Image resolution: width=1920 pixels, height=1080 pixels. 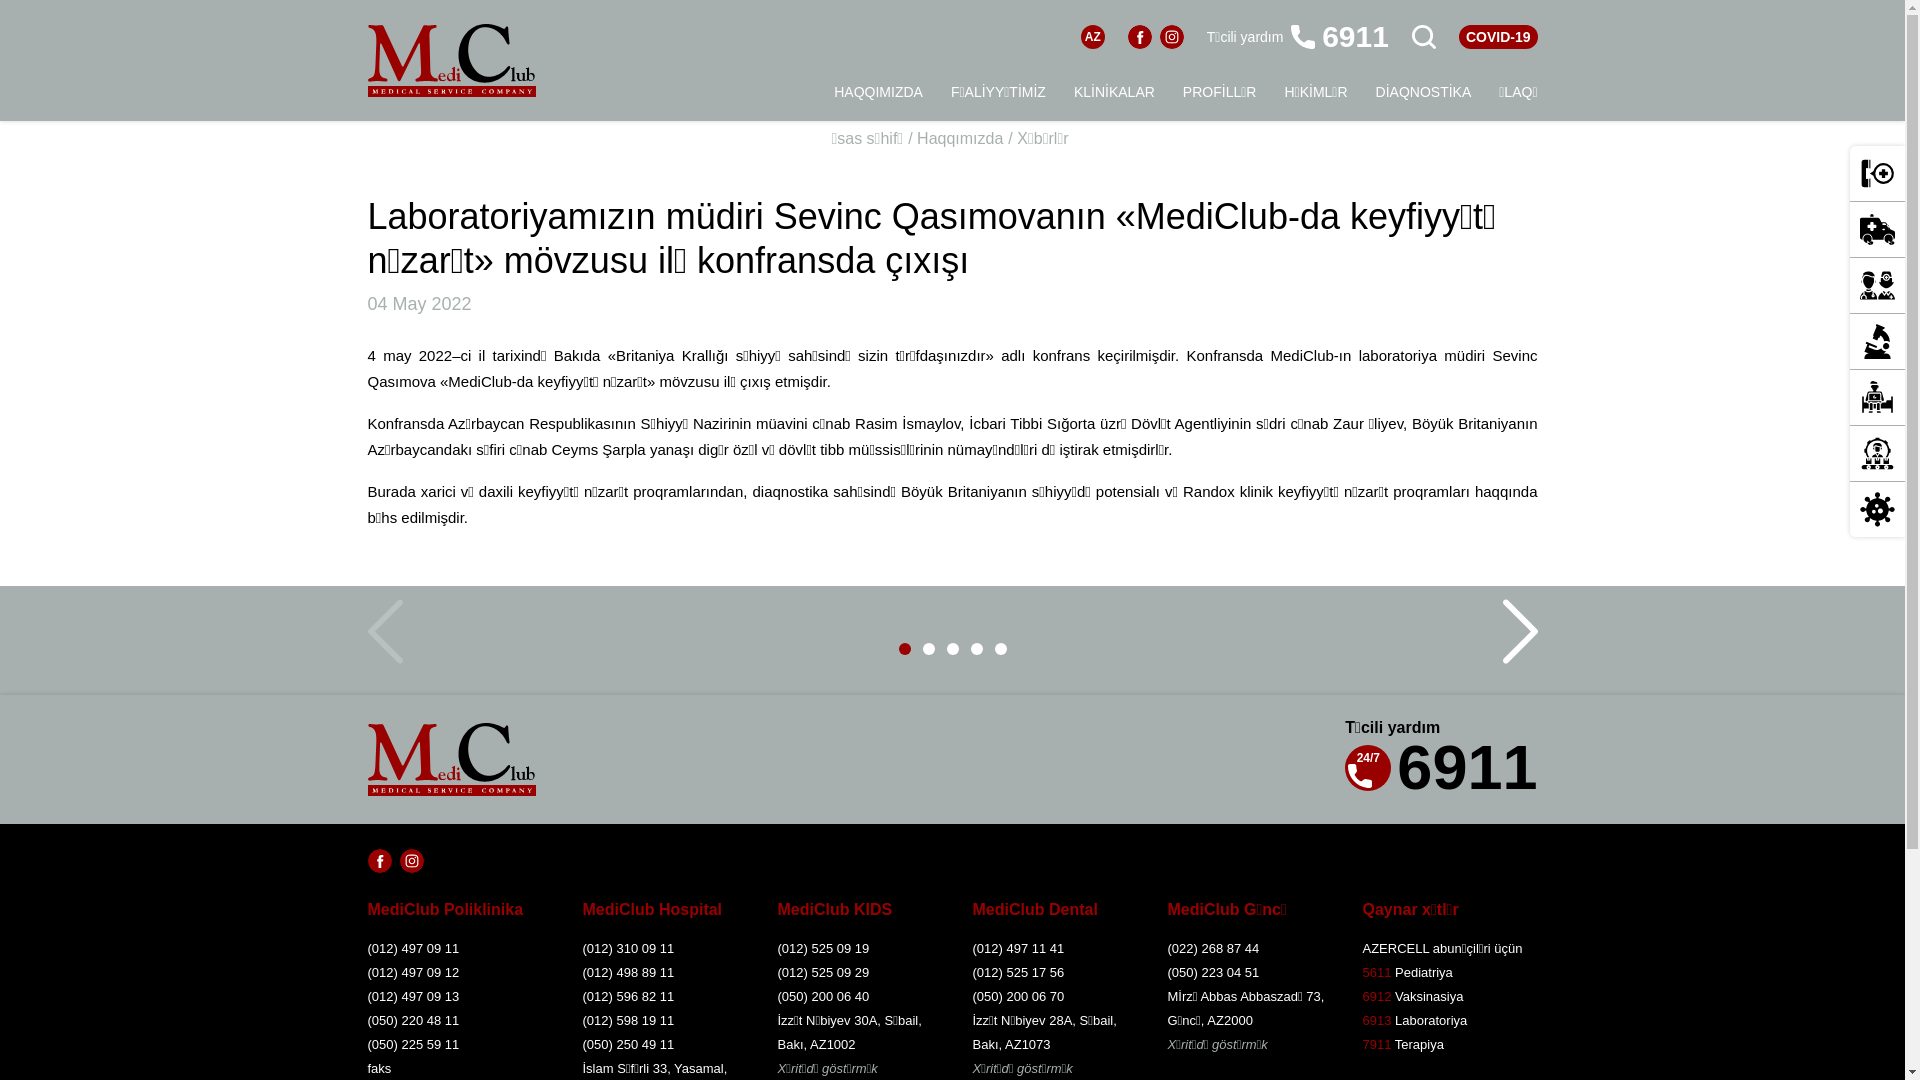 What do you see at coordinates (858, 947) in the screenshot?
I see `'(012) 525 09 19'` at bounding box center [858, 947].